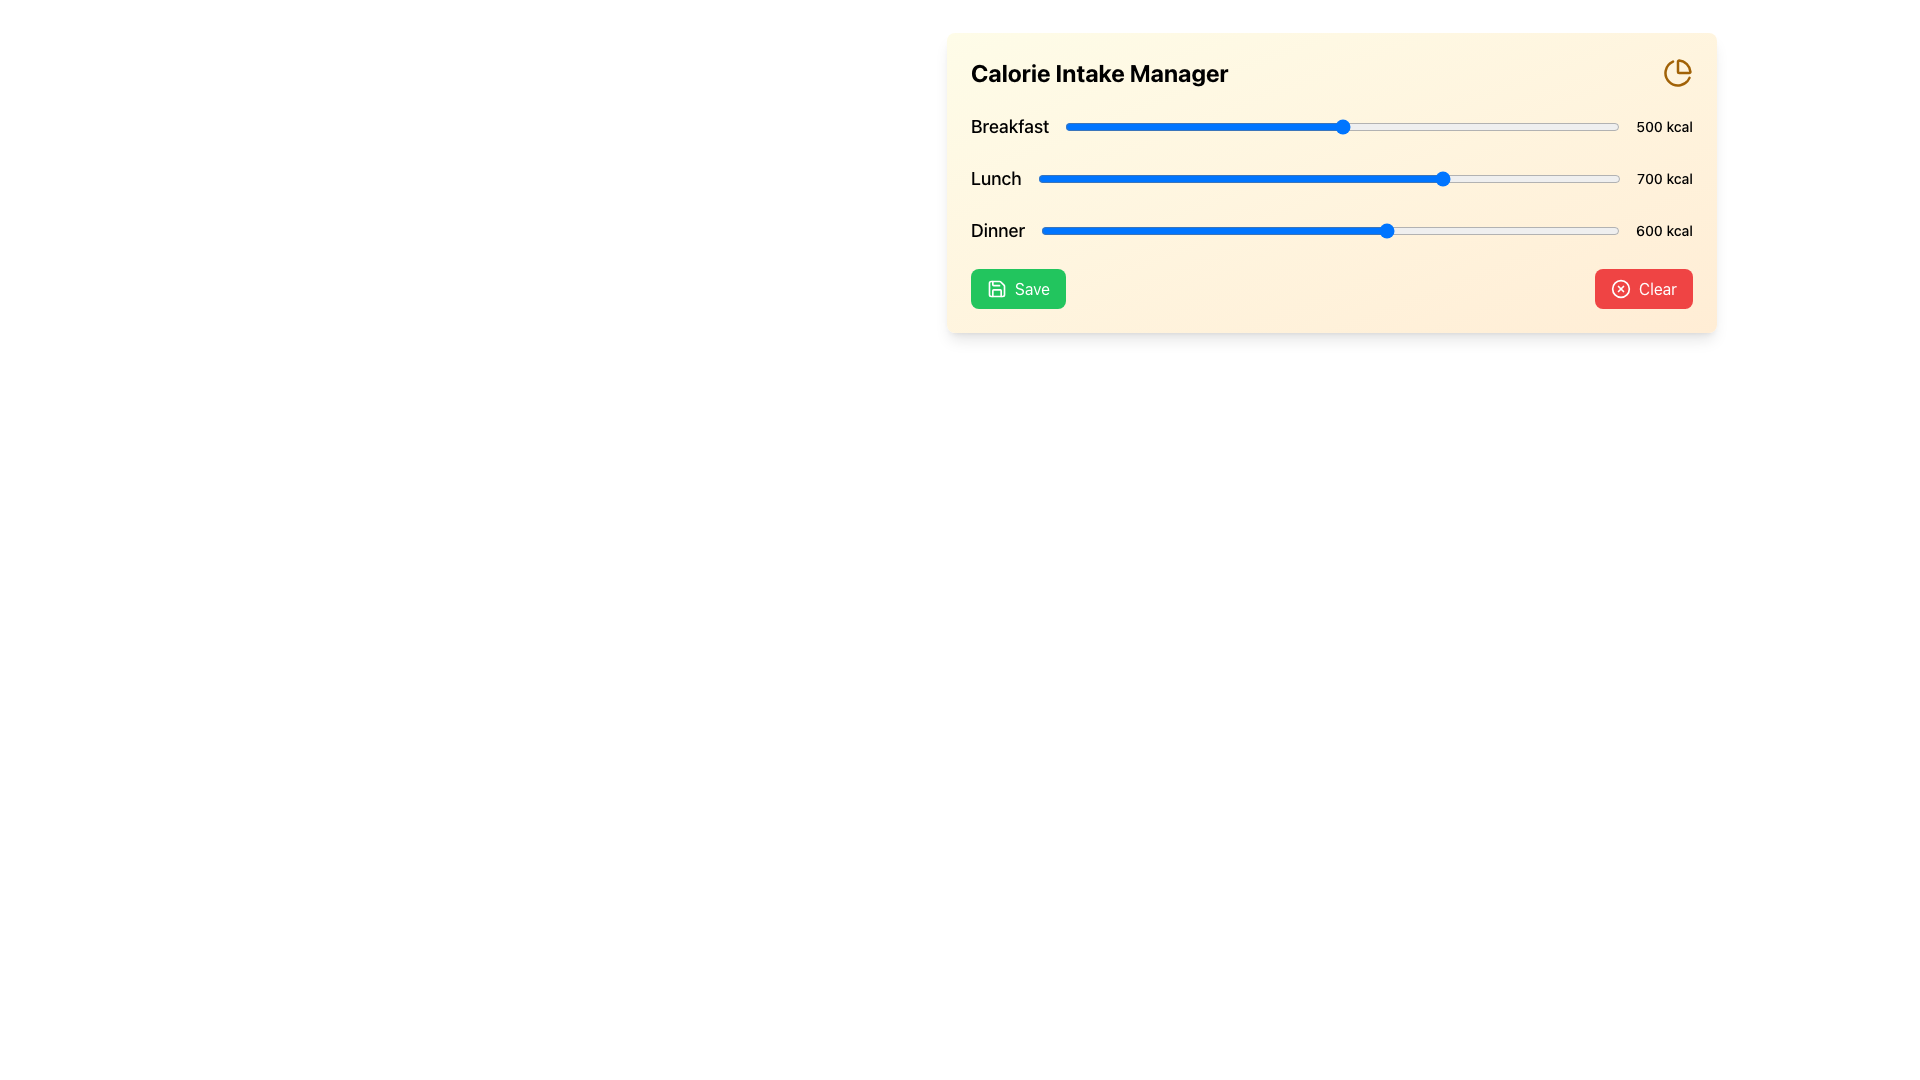 The width and height of the screenshot is (1920, 1080). I want to click on the decorative pie chart segment icon located in the top right corner of the 'Calorie Intake Manager' interface, so click(1683, 65).